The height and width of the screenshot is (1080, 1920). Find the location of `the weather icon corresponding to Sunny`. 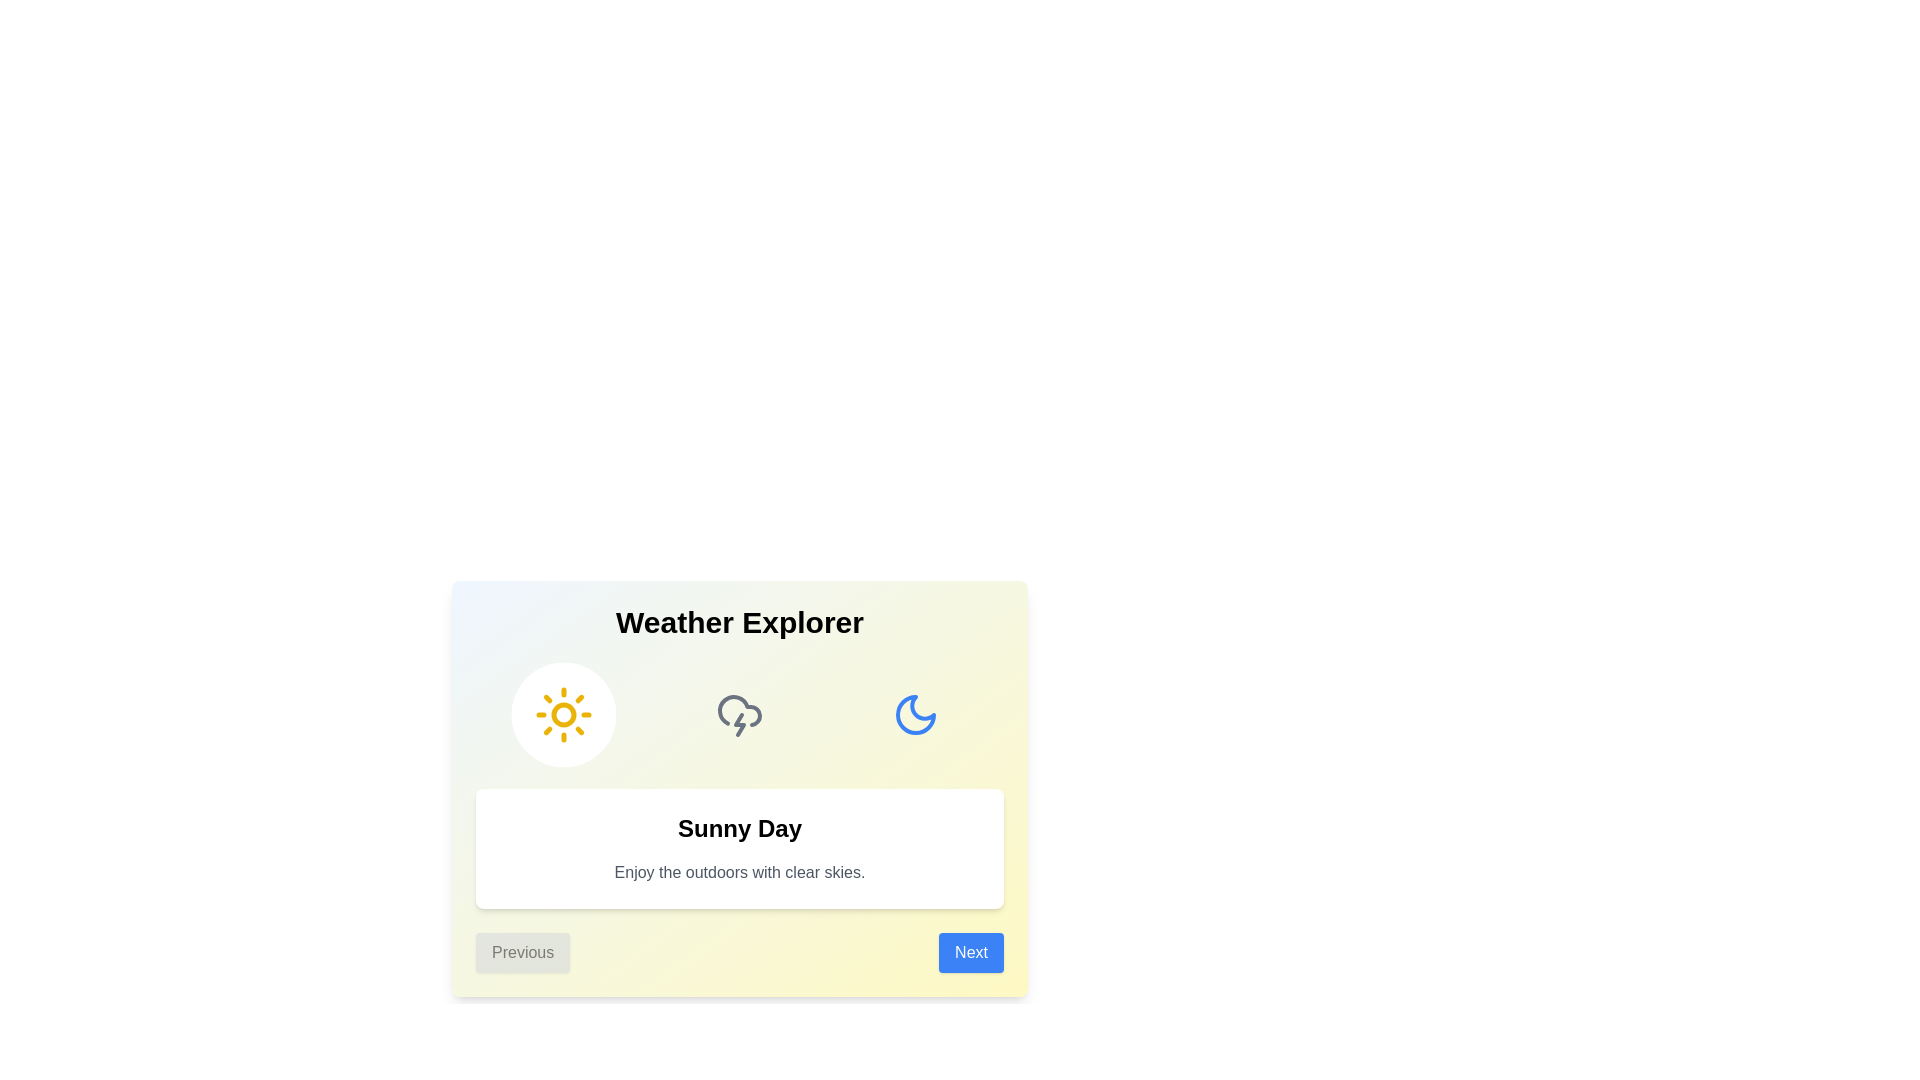

the weather icon corresponding to Sunny is located at coordinates (563, 713).